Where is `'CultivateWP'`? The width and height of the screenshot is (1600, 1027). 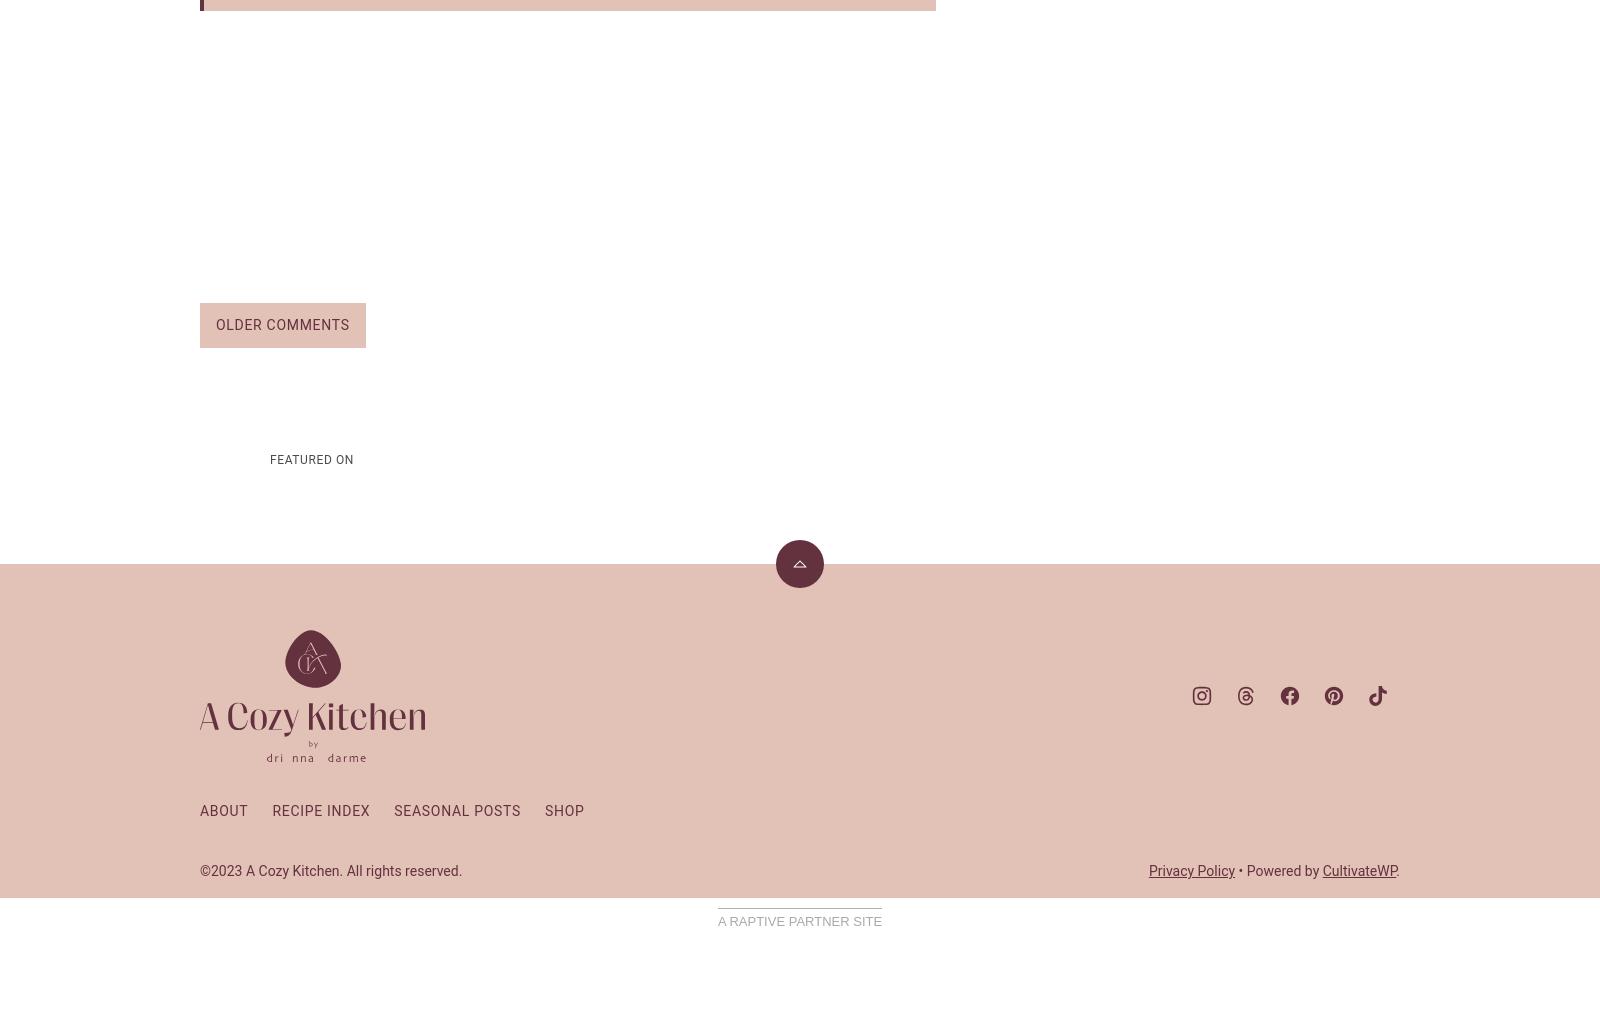 'CultivateWP' is located at coordinates (1358, 868).